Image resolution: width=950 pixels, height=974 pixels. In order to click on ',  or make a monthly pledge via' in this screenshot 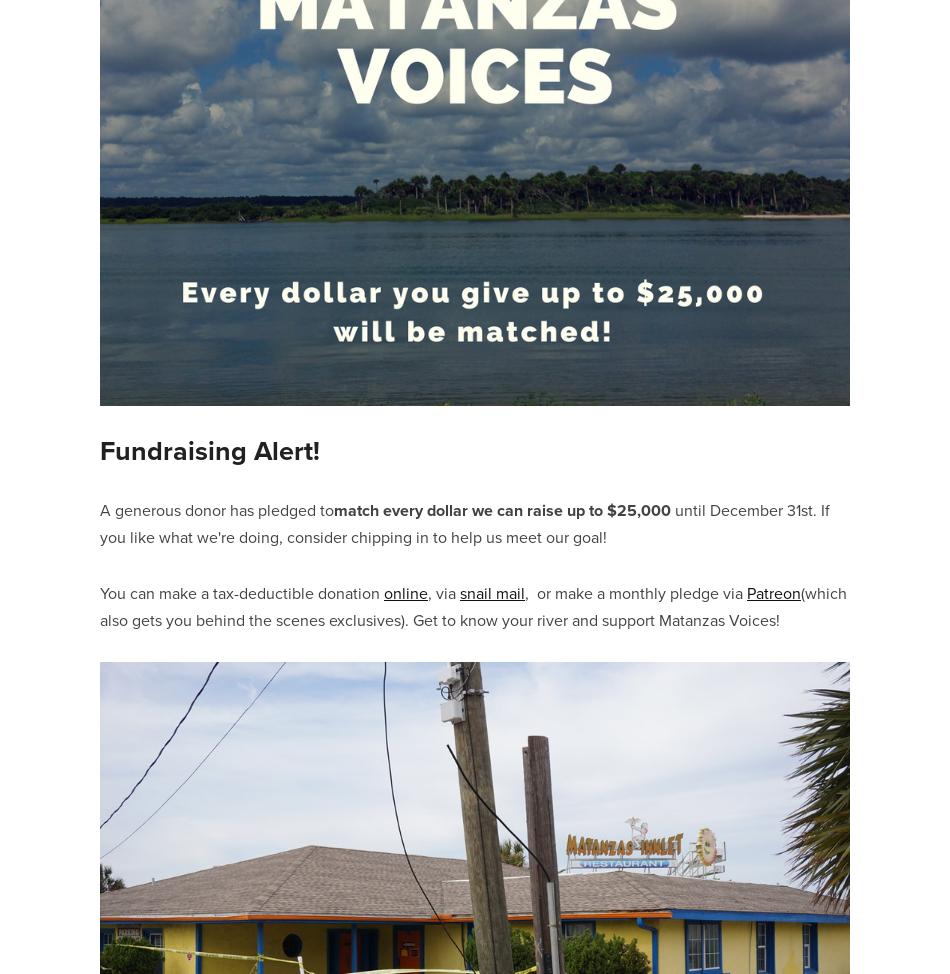, I will do `click(636, 591)`.